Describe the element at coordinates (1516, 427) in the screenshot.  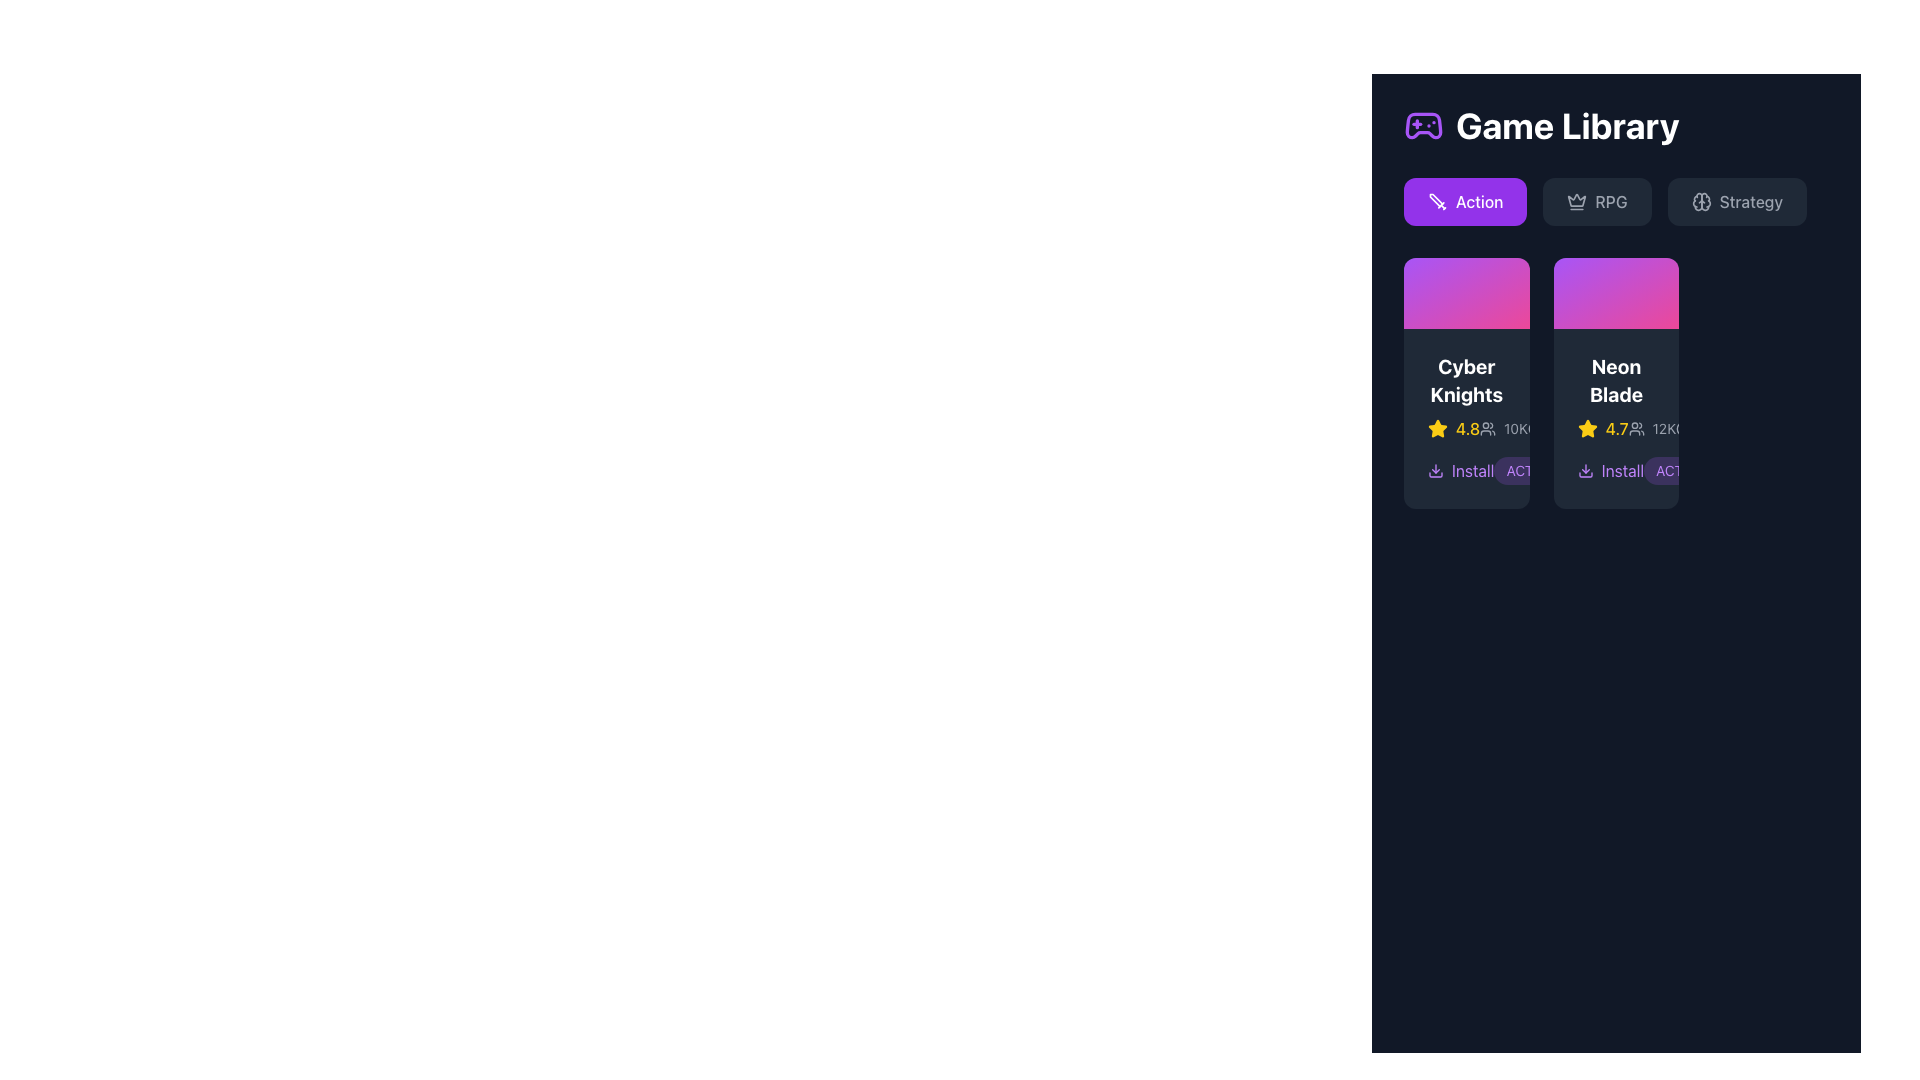
I see `text label displaying '10K', which is a smaller-sized grayish-white text located in the bottom portion of the card for the game 'Cyber Knights'` at that location.